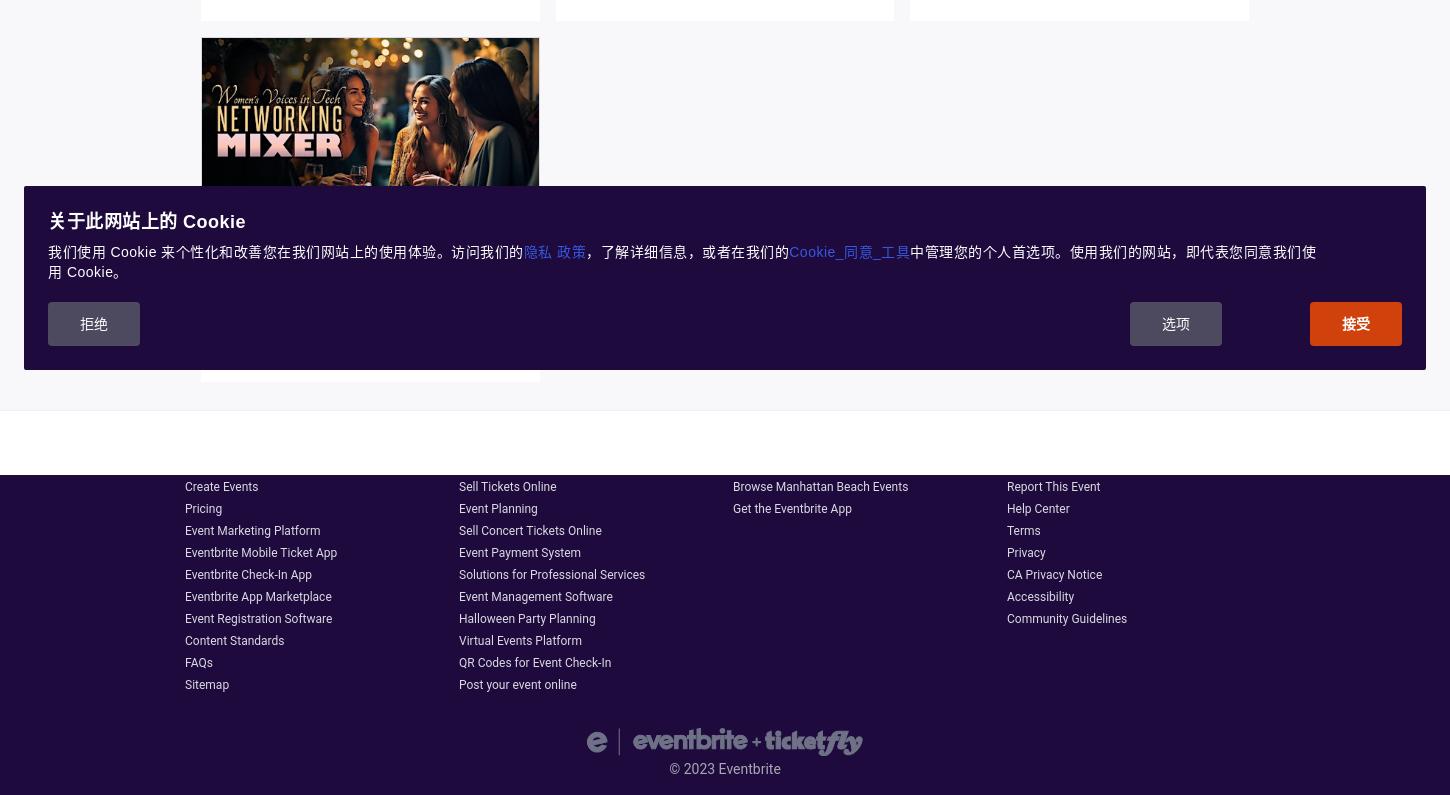 The image size is (1450, 795). What do you see at coordinates (271, 294) in the screenshot?
I see `'Today at 6:00 PM'` at bounding box center [271, 294].